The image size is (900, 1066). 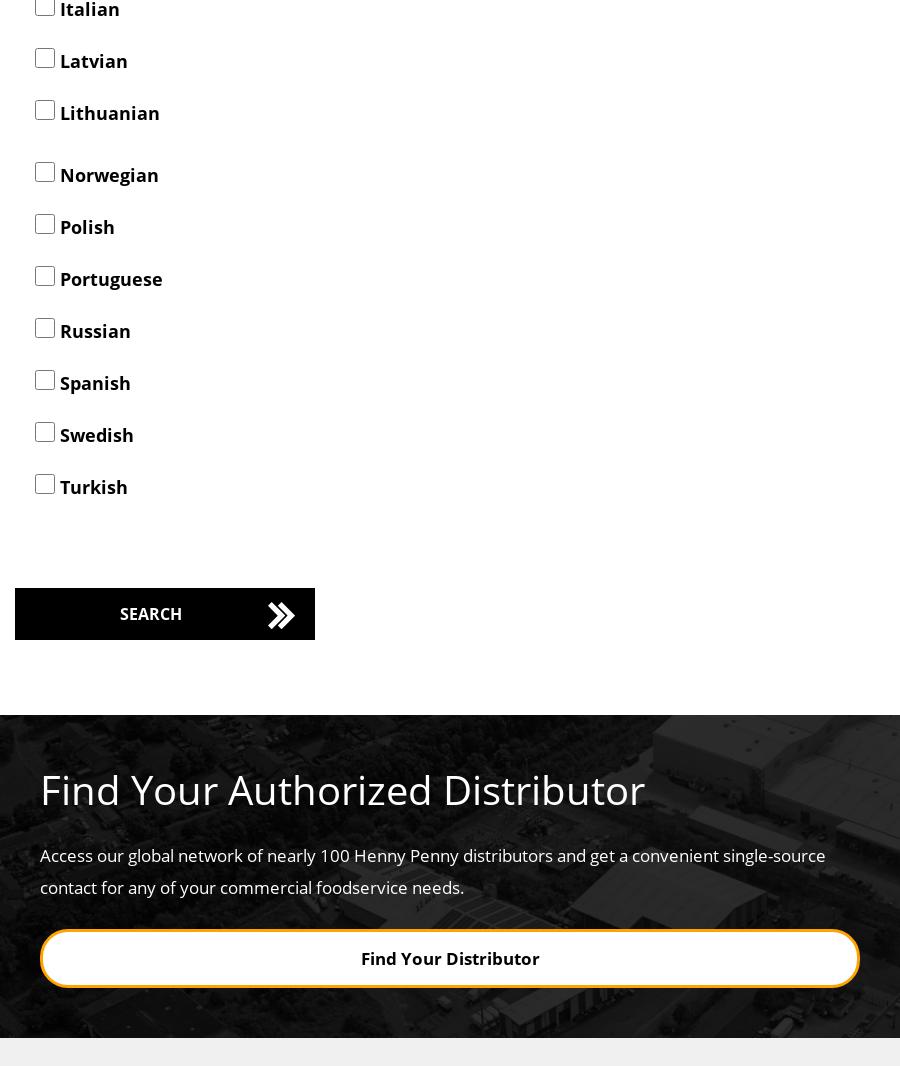 What do you see at coordinates (107, 278) in the screenshot?
I see `'Portuguese'` at bounding box center [107, 278].